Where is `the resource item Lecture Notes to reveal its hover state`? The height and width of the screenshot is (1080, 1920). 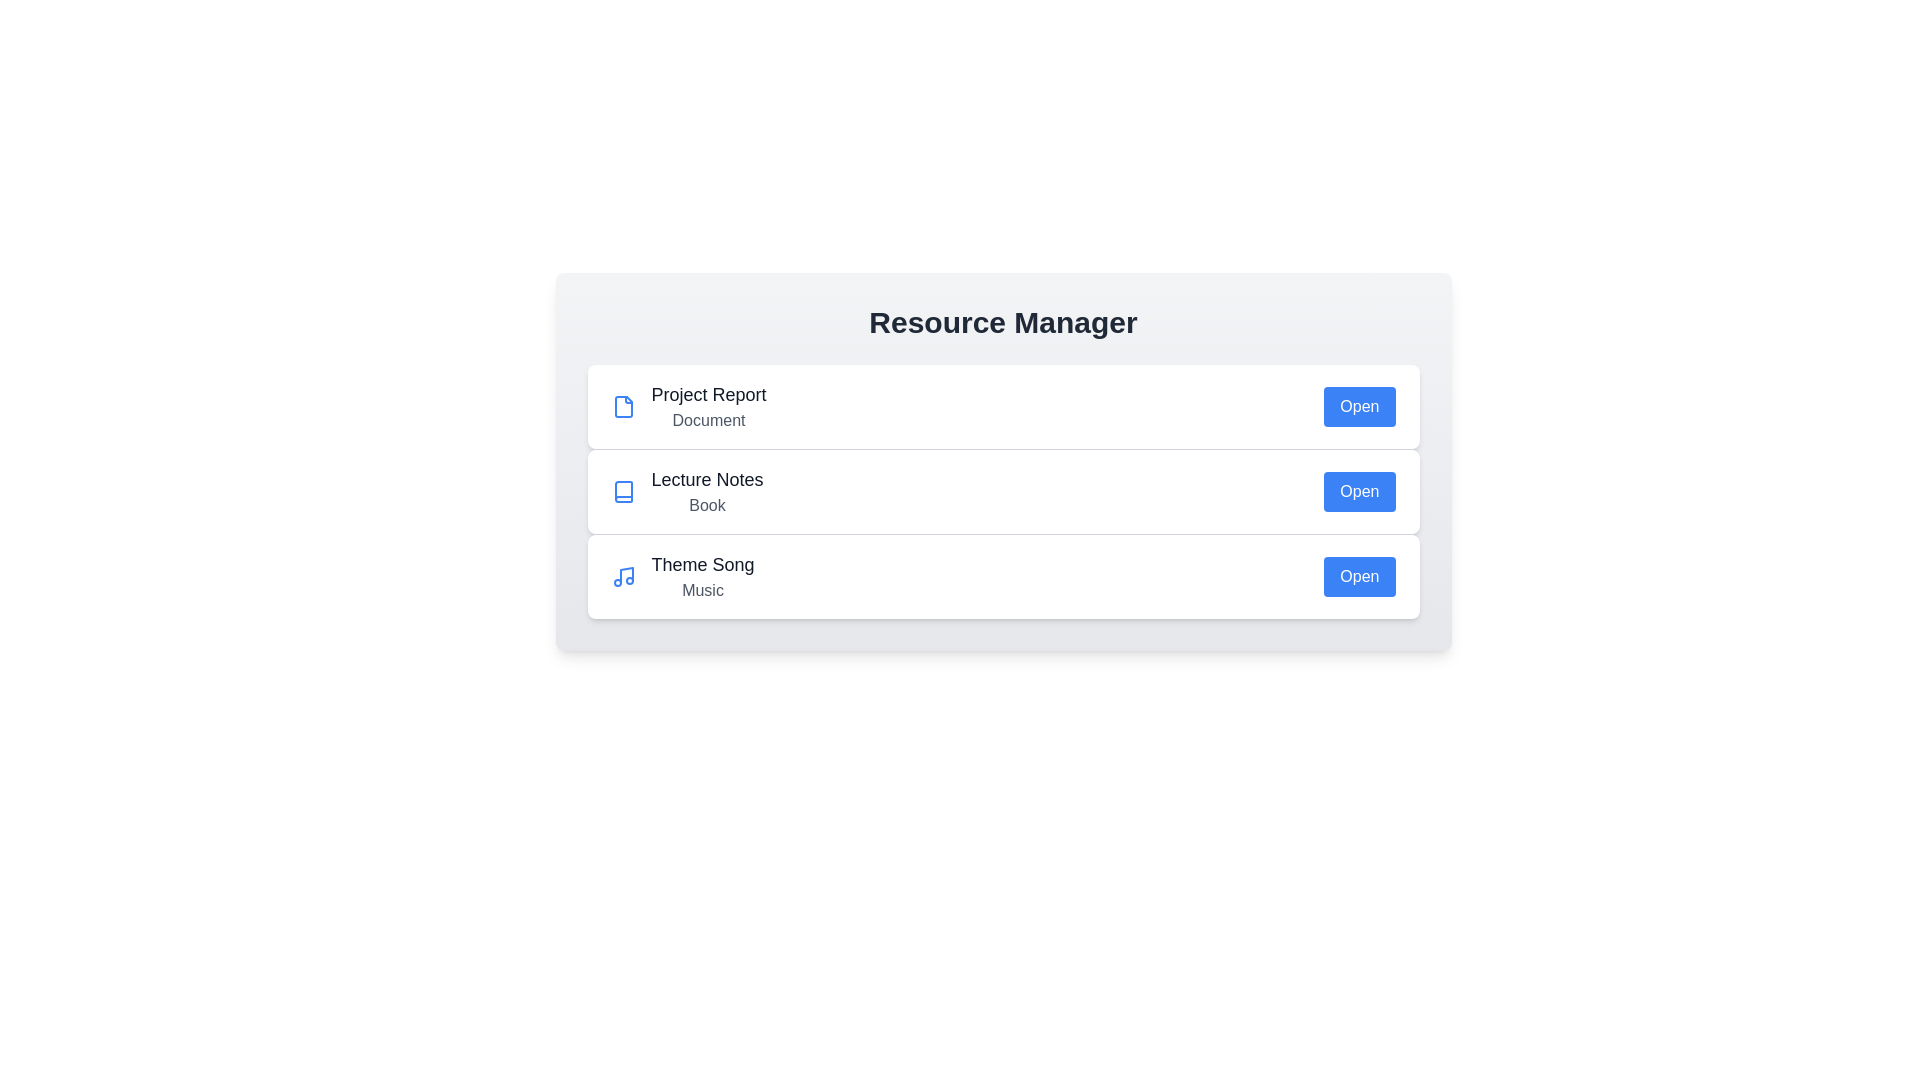 the resource item Lecture Notes to reveal its hover state is located at coordinates (1003, 491).